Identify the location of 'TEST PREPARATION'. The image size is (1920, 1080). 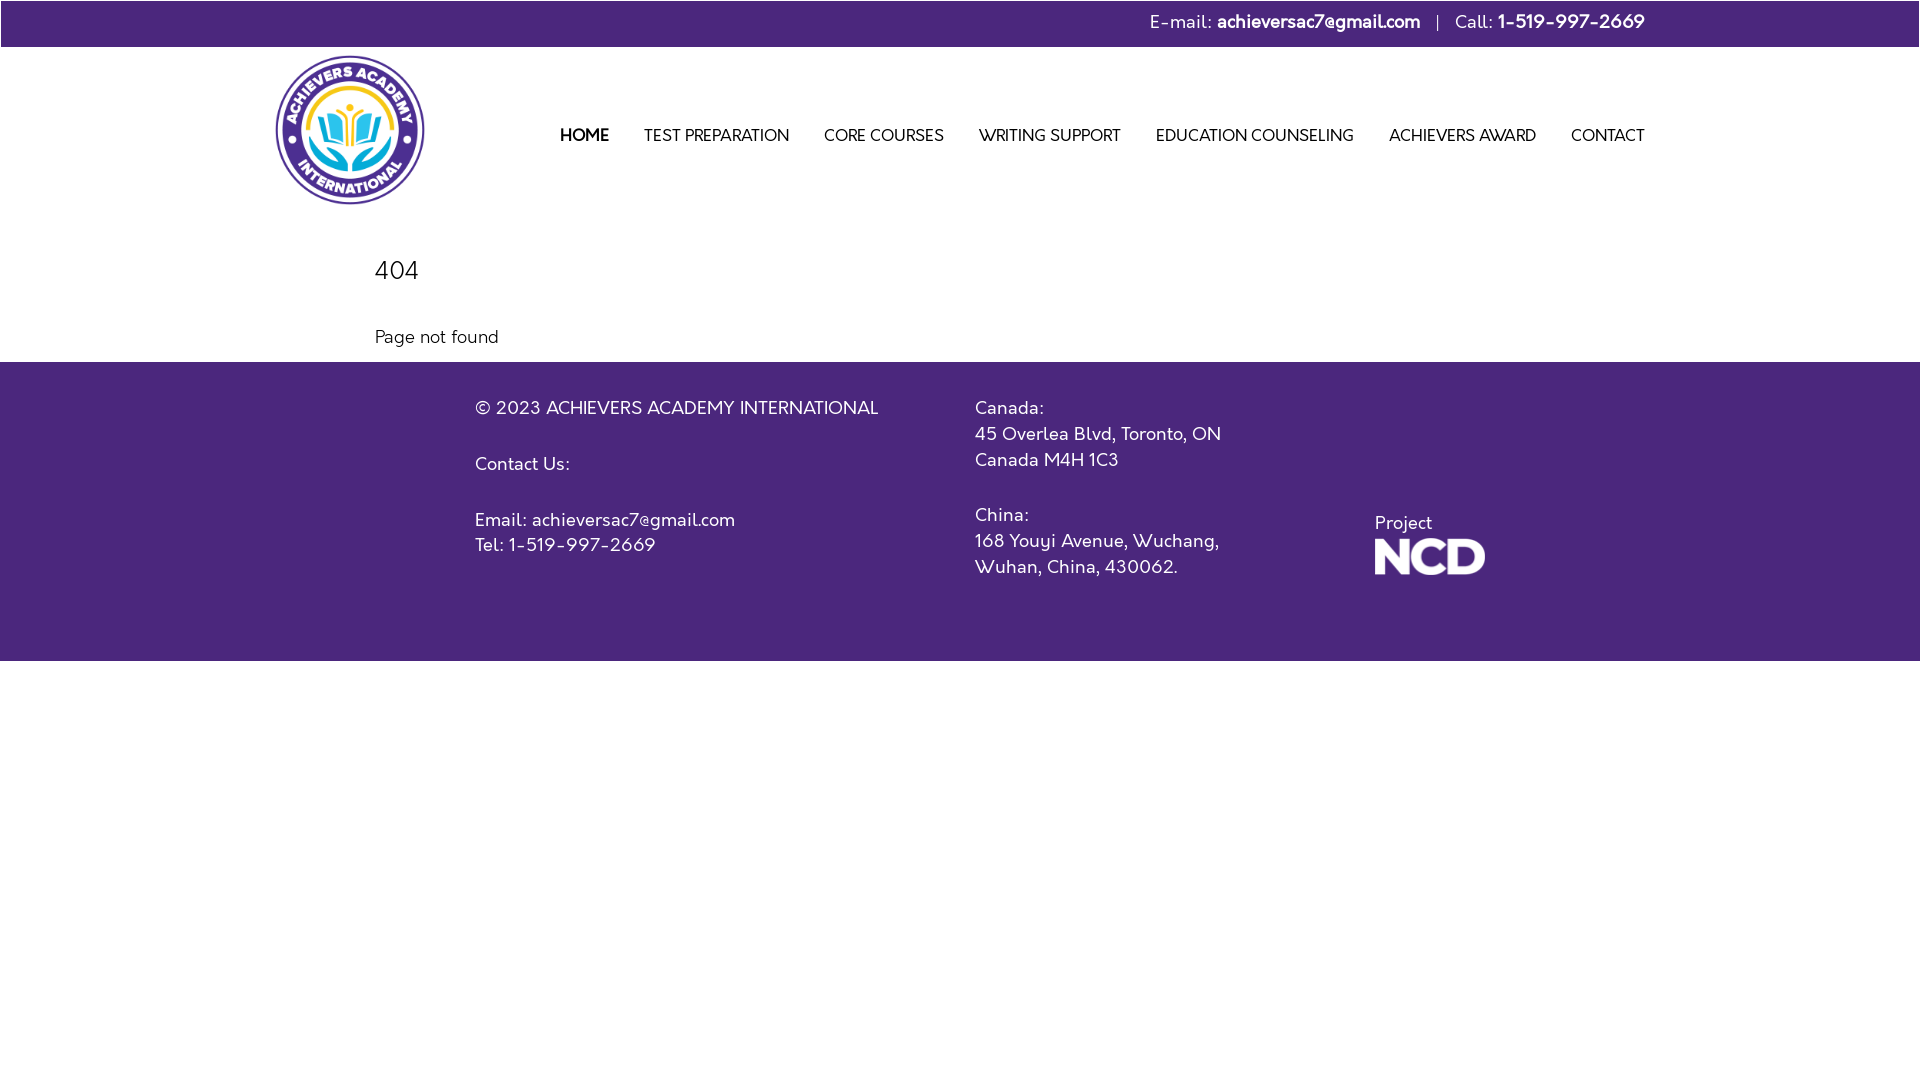
(716, 138).